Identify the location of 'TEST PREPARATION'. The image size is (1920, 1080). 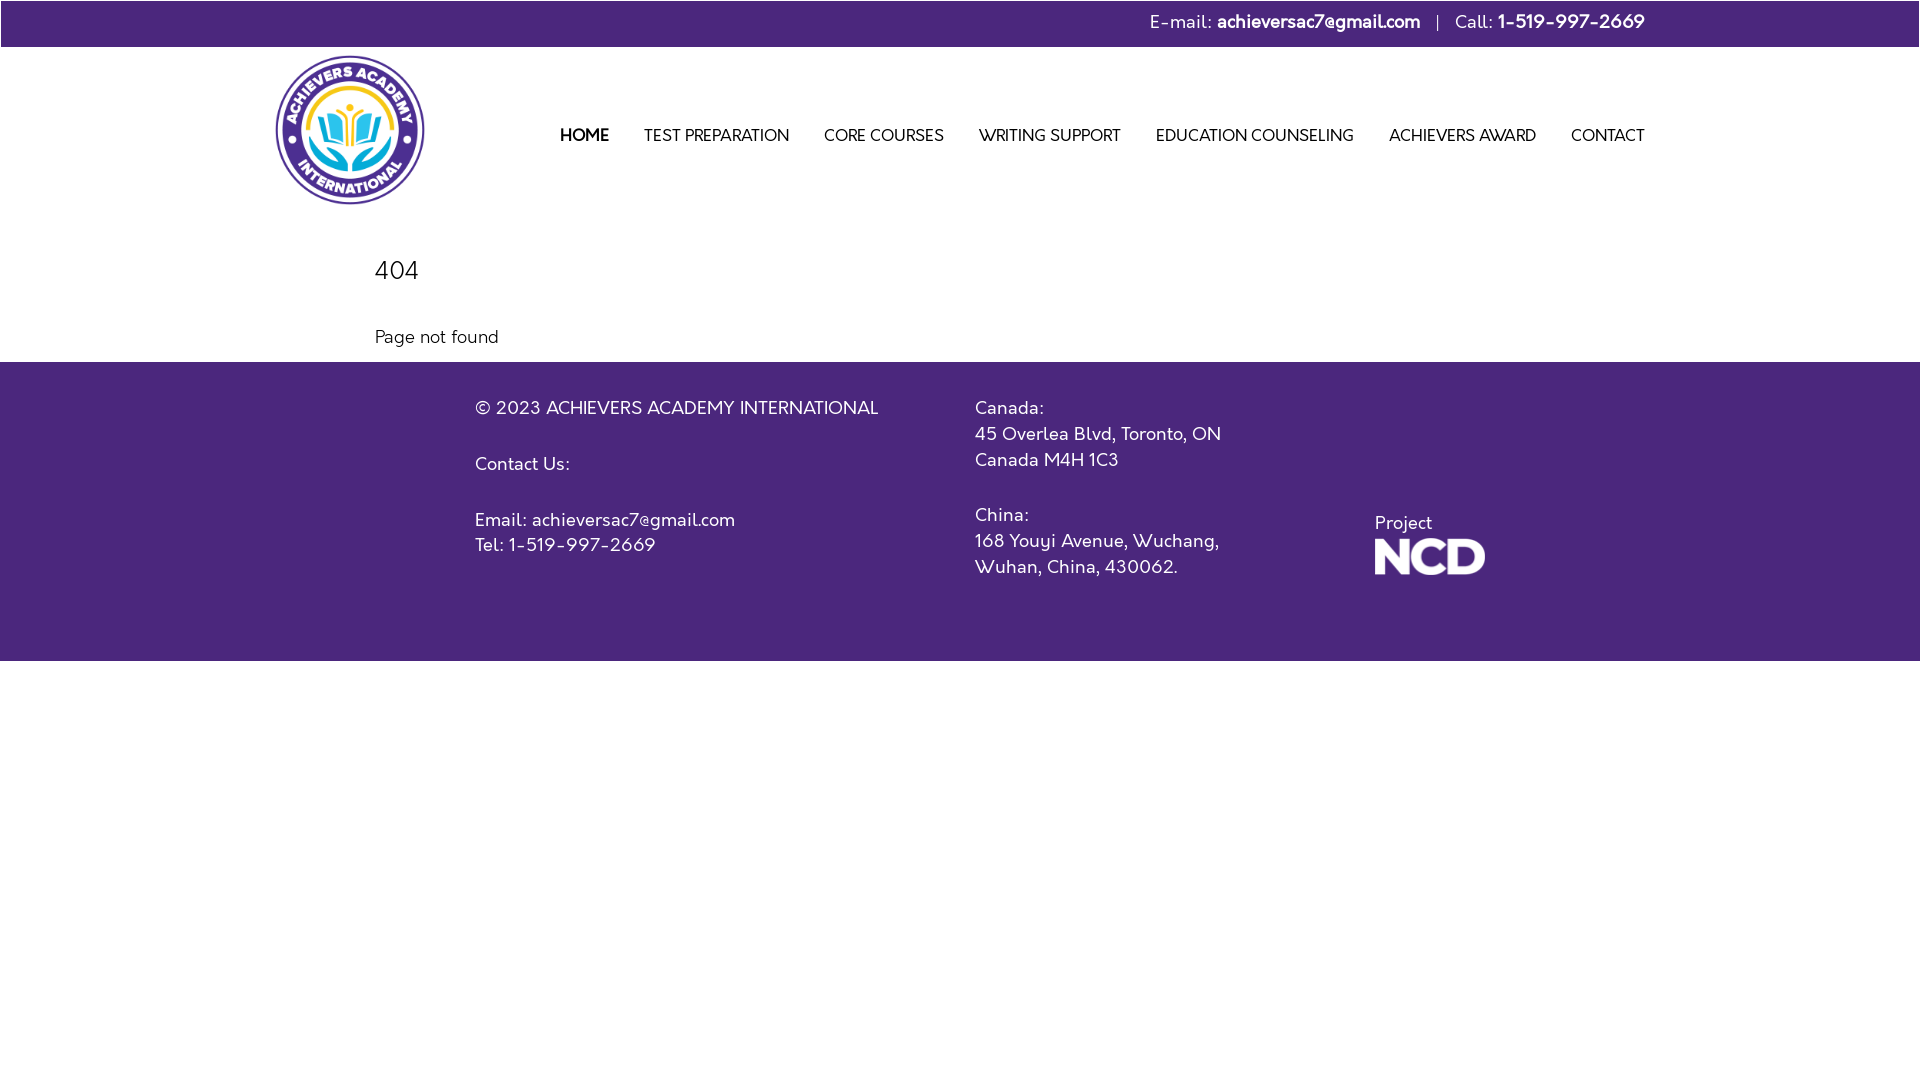
(716, 138).